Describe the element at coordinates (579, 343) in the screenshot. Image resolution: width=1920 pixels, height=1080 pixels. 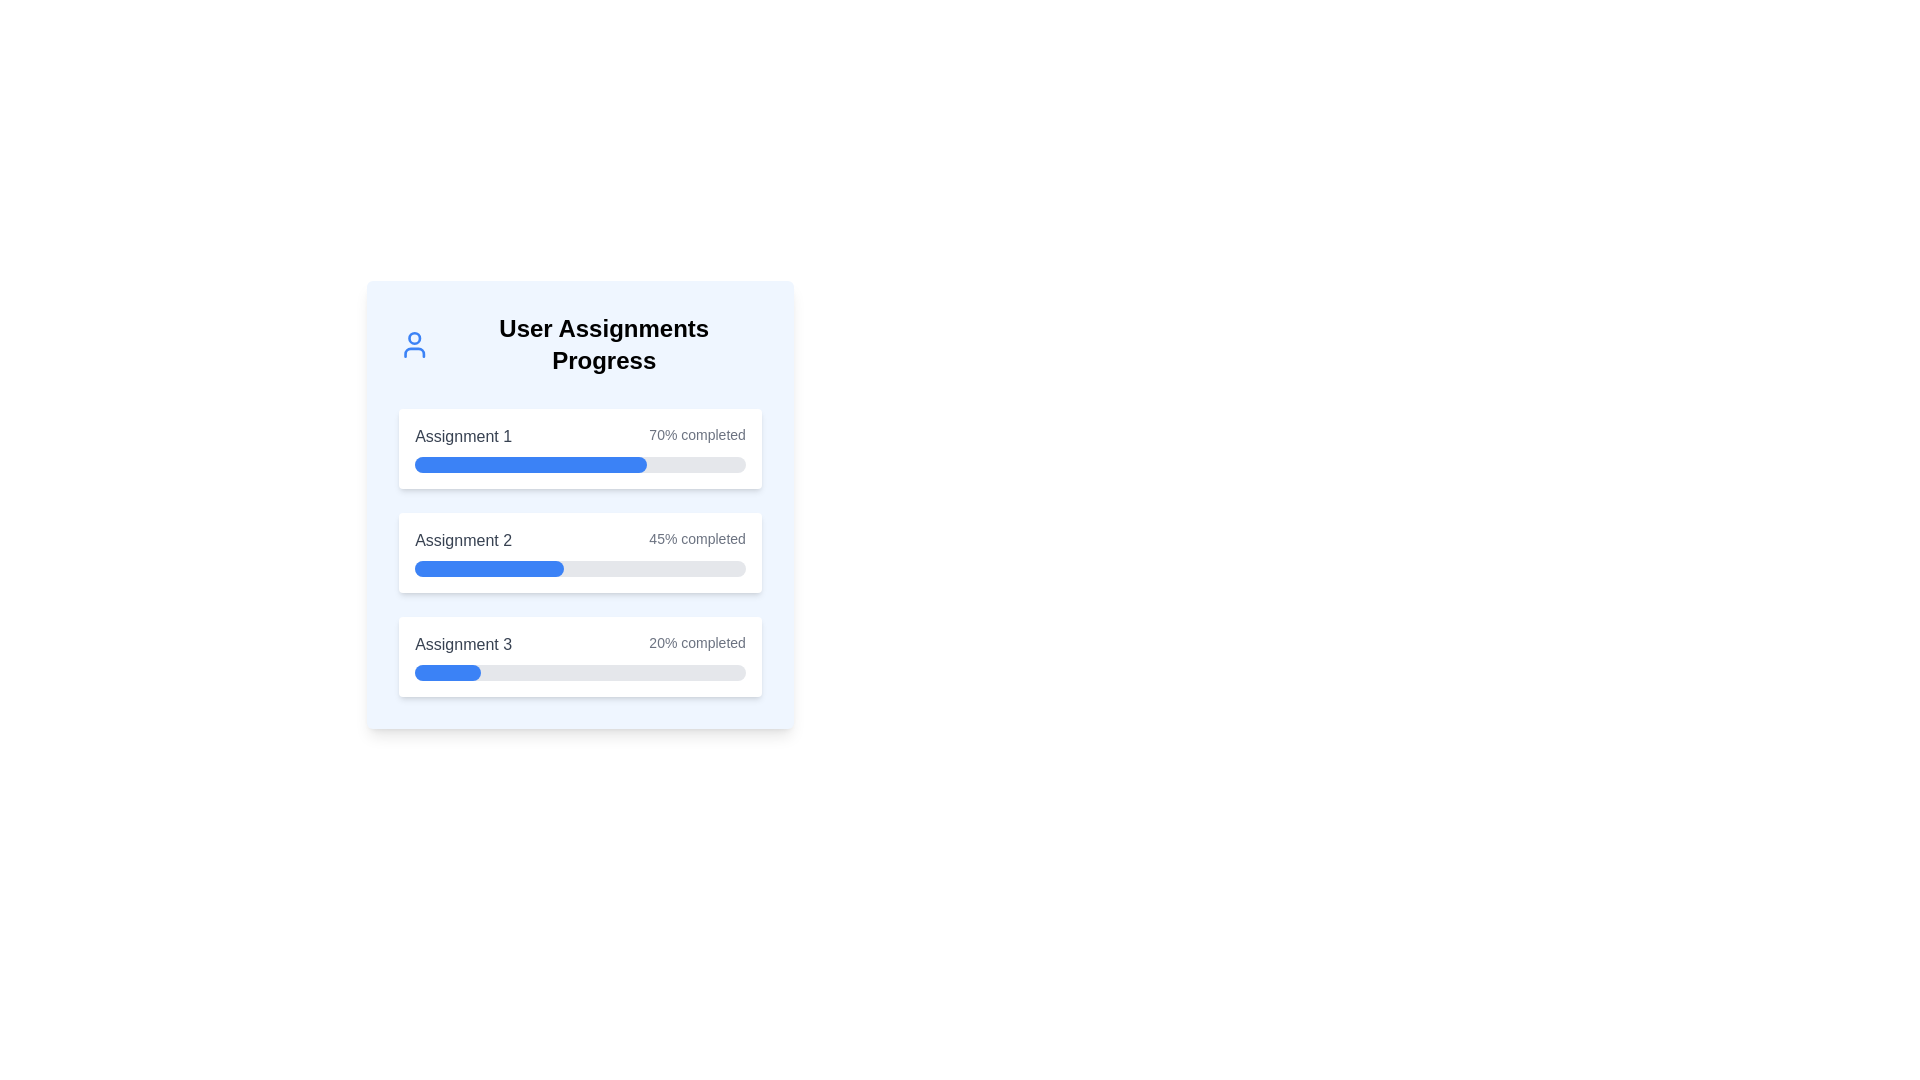
I see `textual header with icon located at the center of the layout, which provides context for user assignments` at that location.